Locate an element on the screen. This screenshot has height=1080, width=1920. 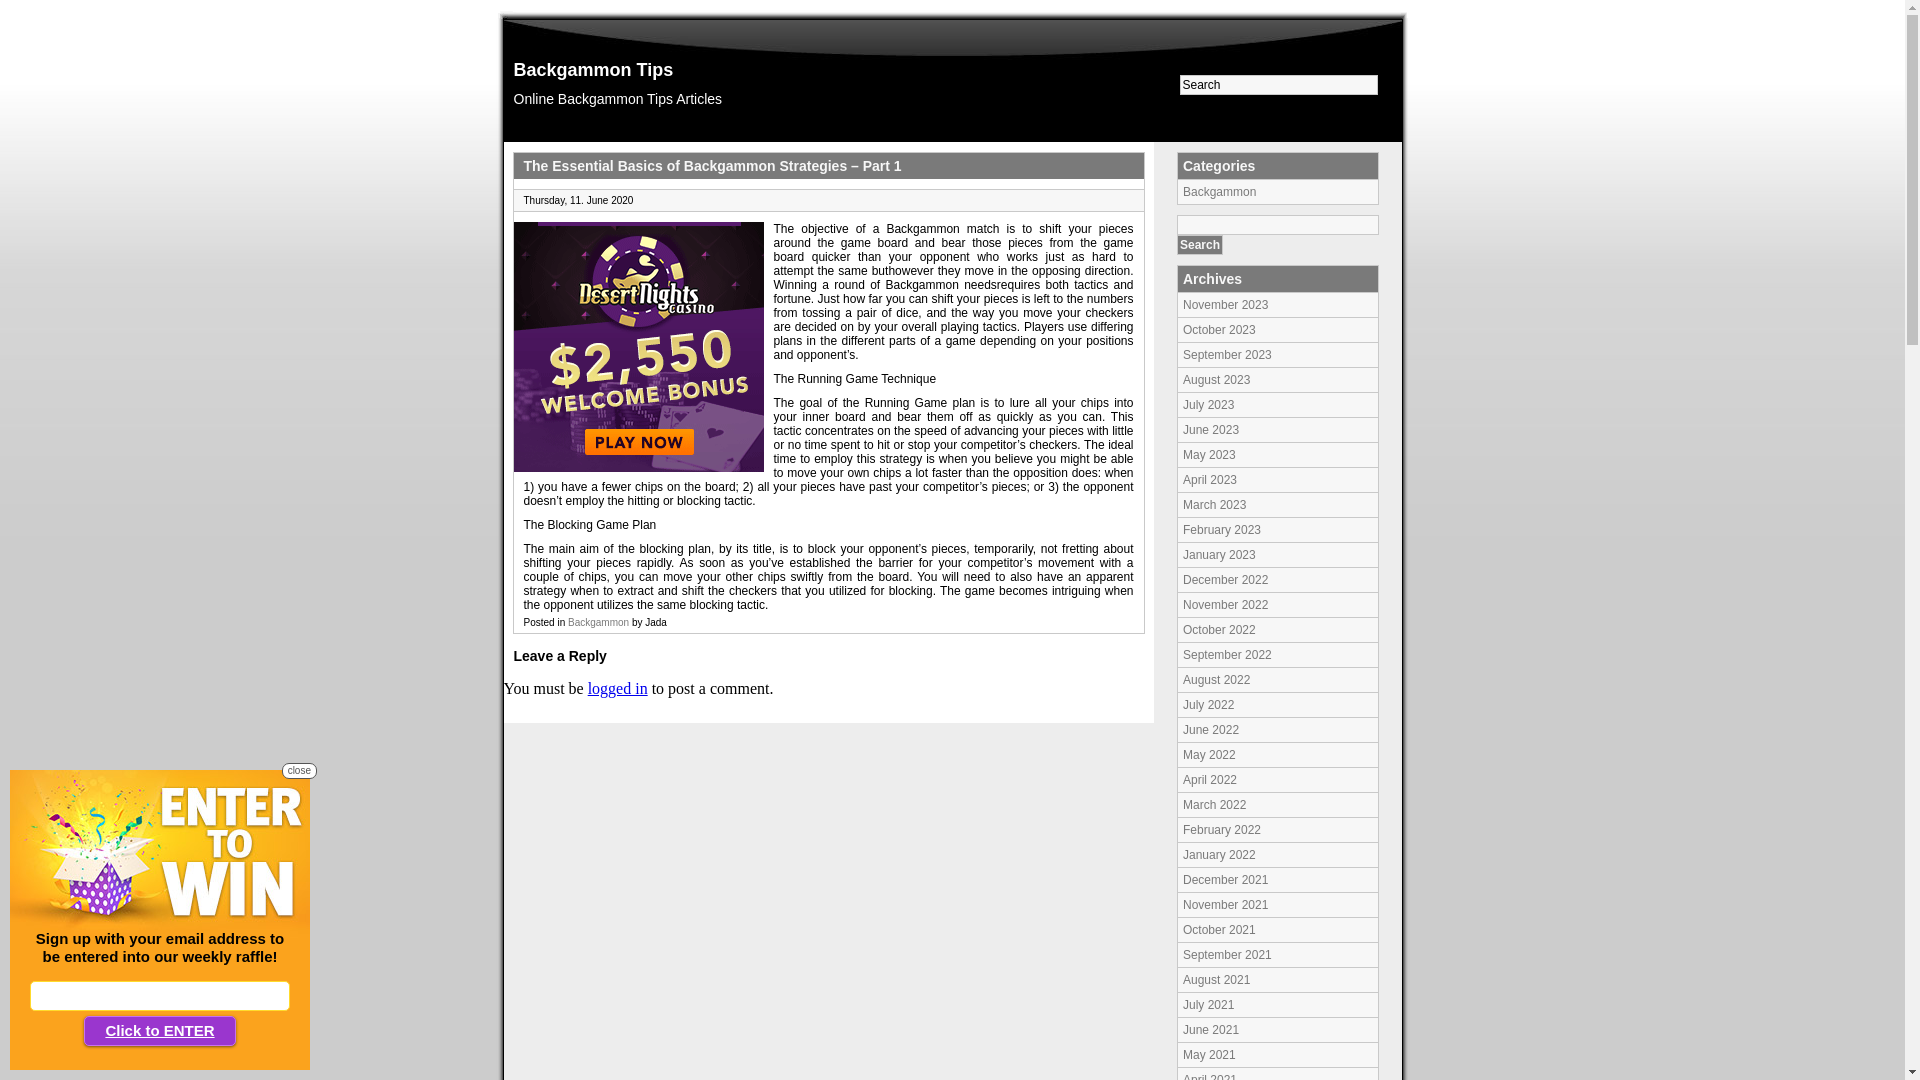
'Backgammon' is located at coordinates (1218, 192).